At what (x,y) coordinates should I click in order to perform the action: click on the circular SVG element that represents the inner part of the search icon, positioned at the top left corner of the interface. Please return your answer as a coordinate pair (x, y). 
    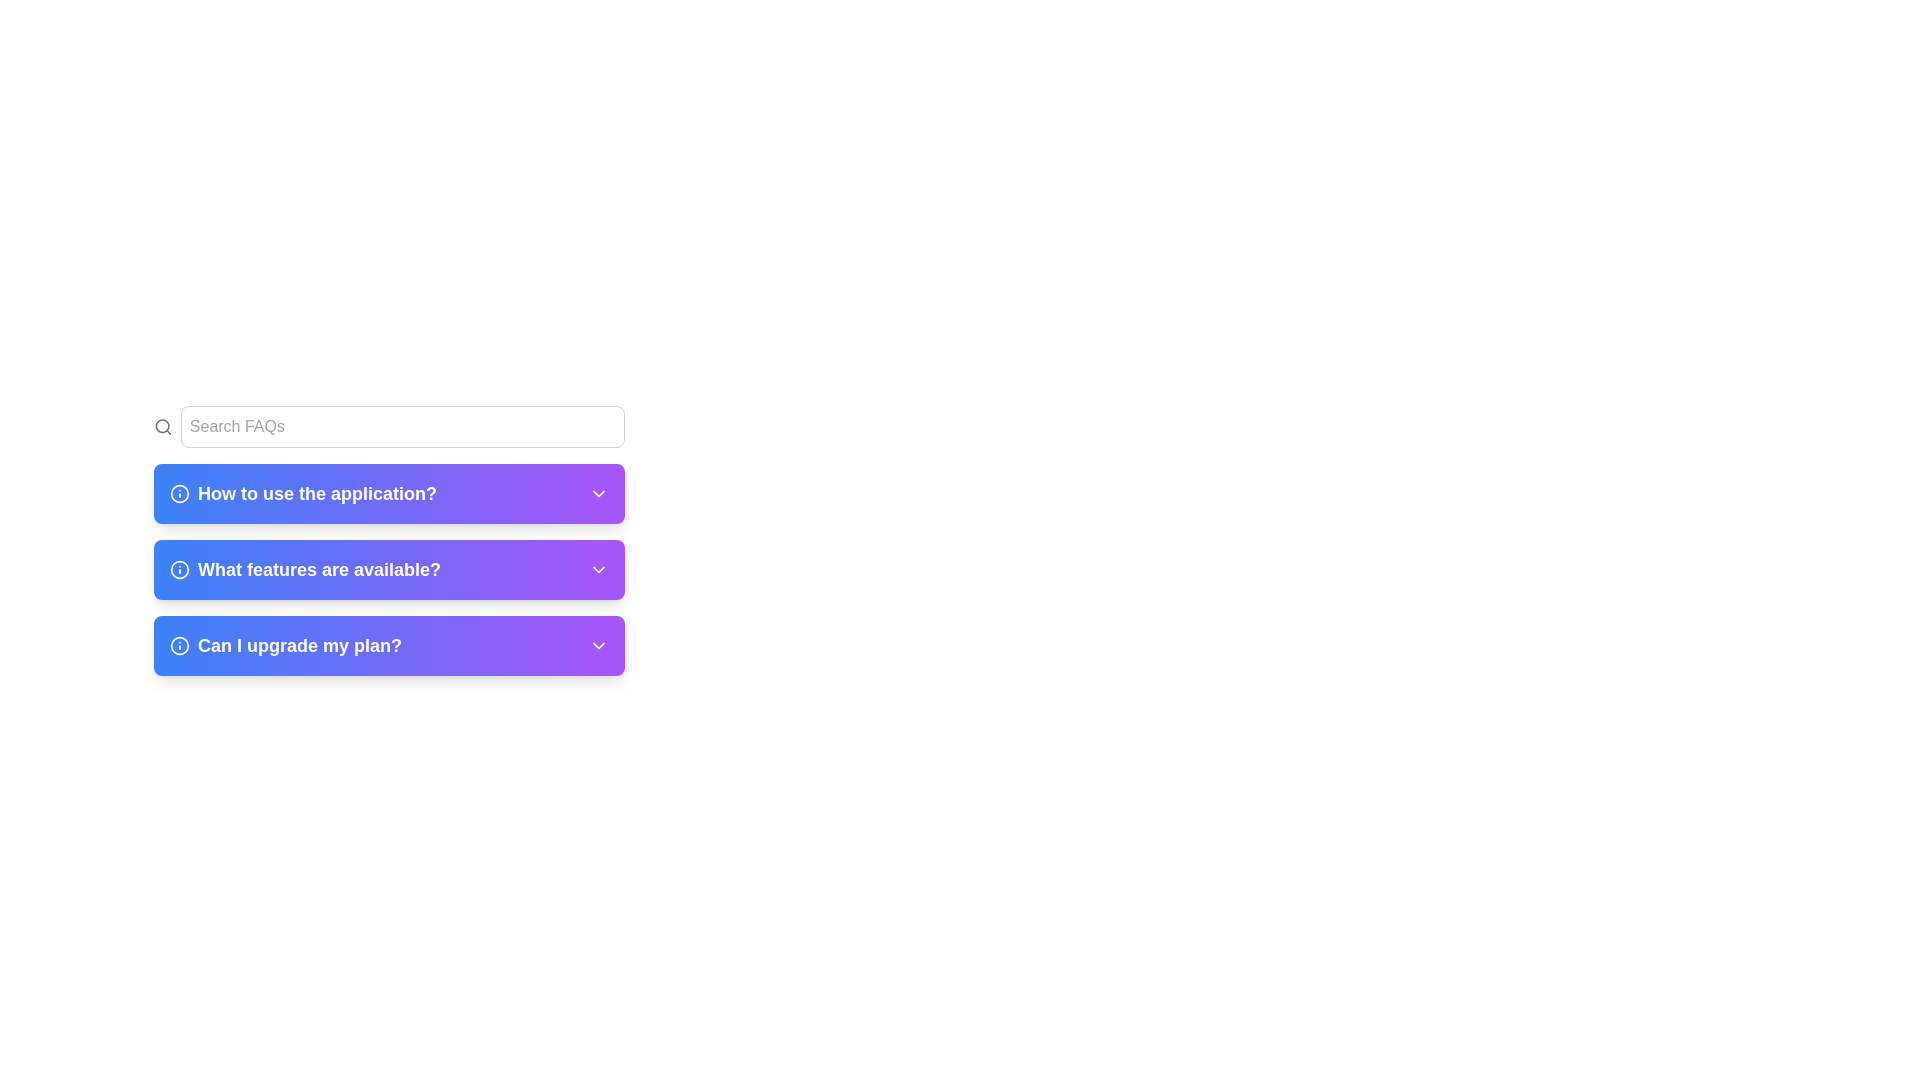
    Looking at the image, I should click on (162, 425).